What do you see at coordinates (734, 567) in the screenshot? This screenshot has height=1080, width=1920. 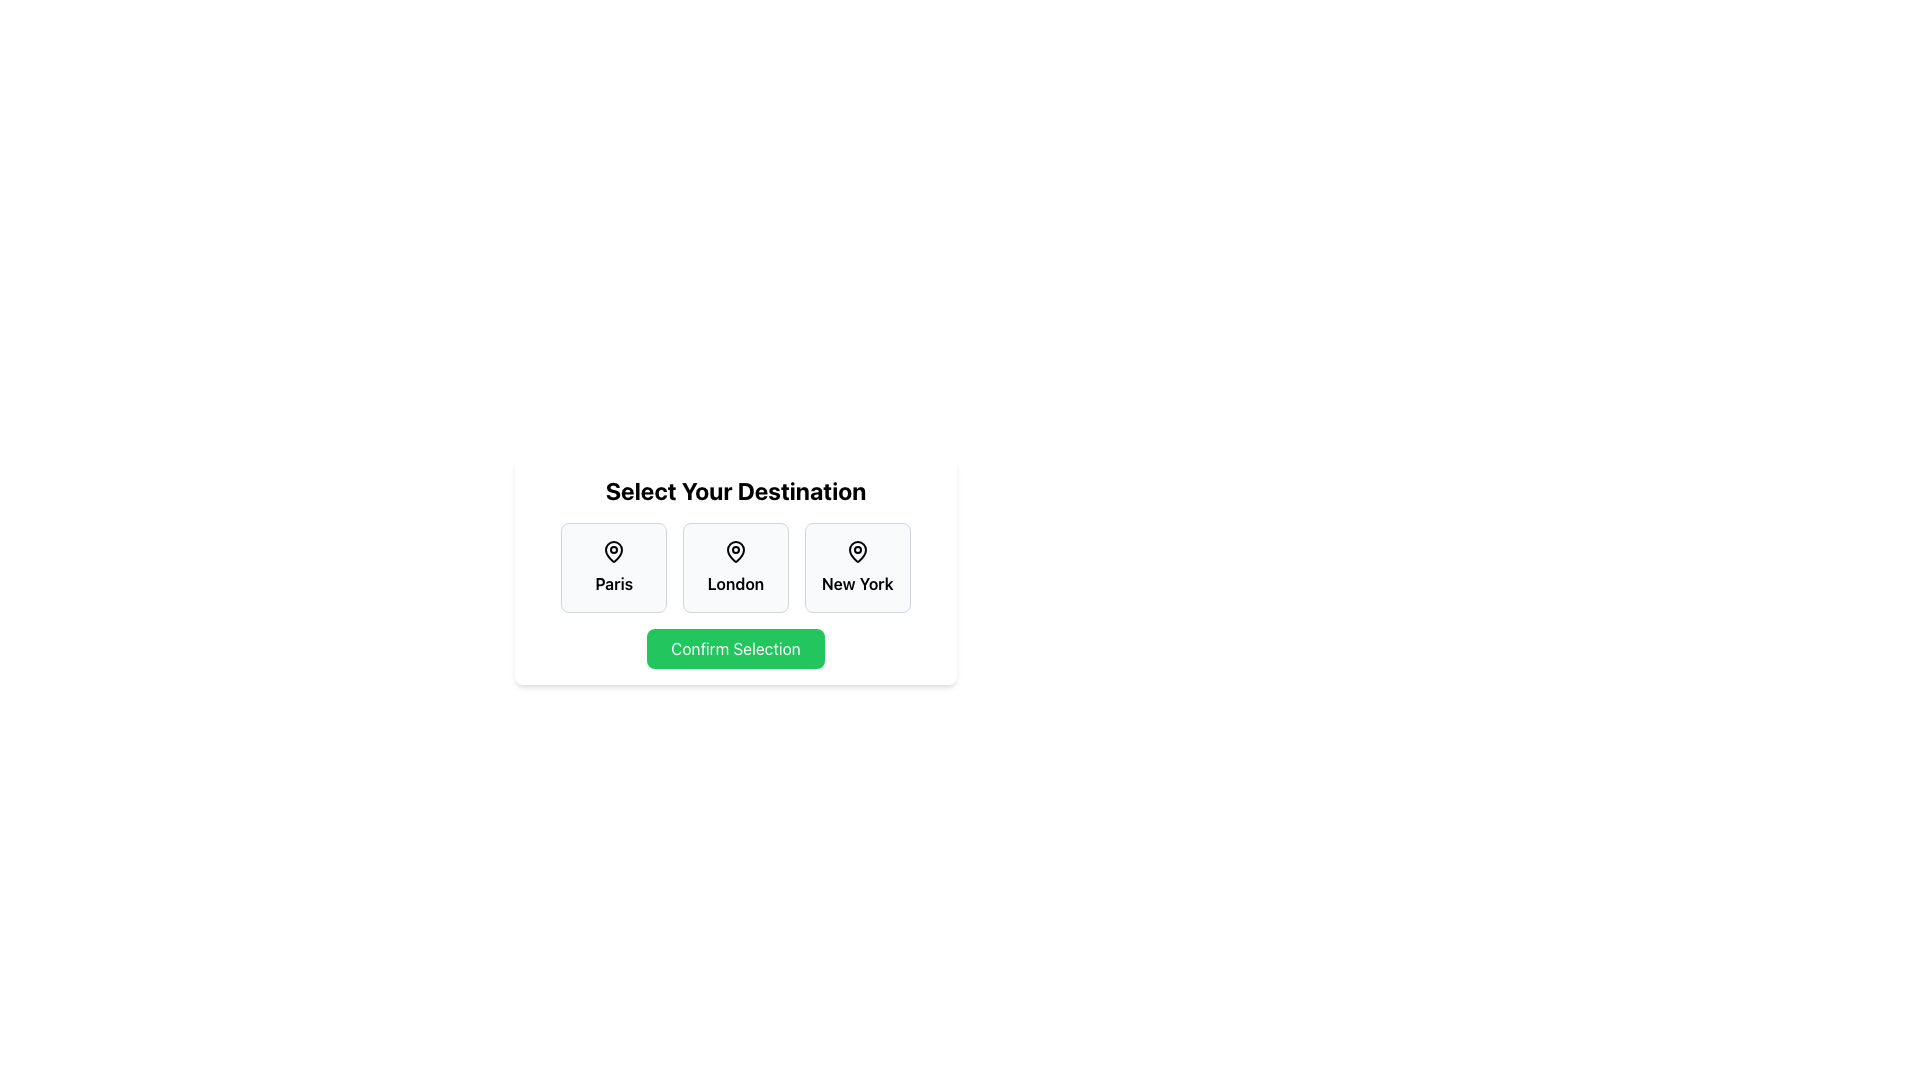 I see `the city block representing 'London' which is the second of three city blocks in the grid layout below the heading 'Select Your Destination'` at bounding box center [734, 567].